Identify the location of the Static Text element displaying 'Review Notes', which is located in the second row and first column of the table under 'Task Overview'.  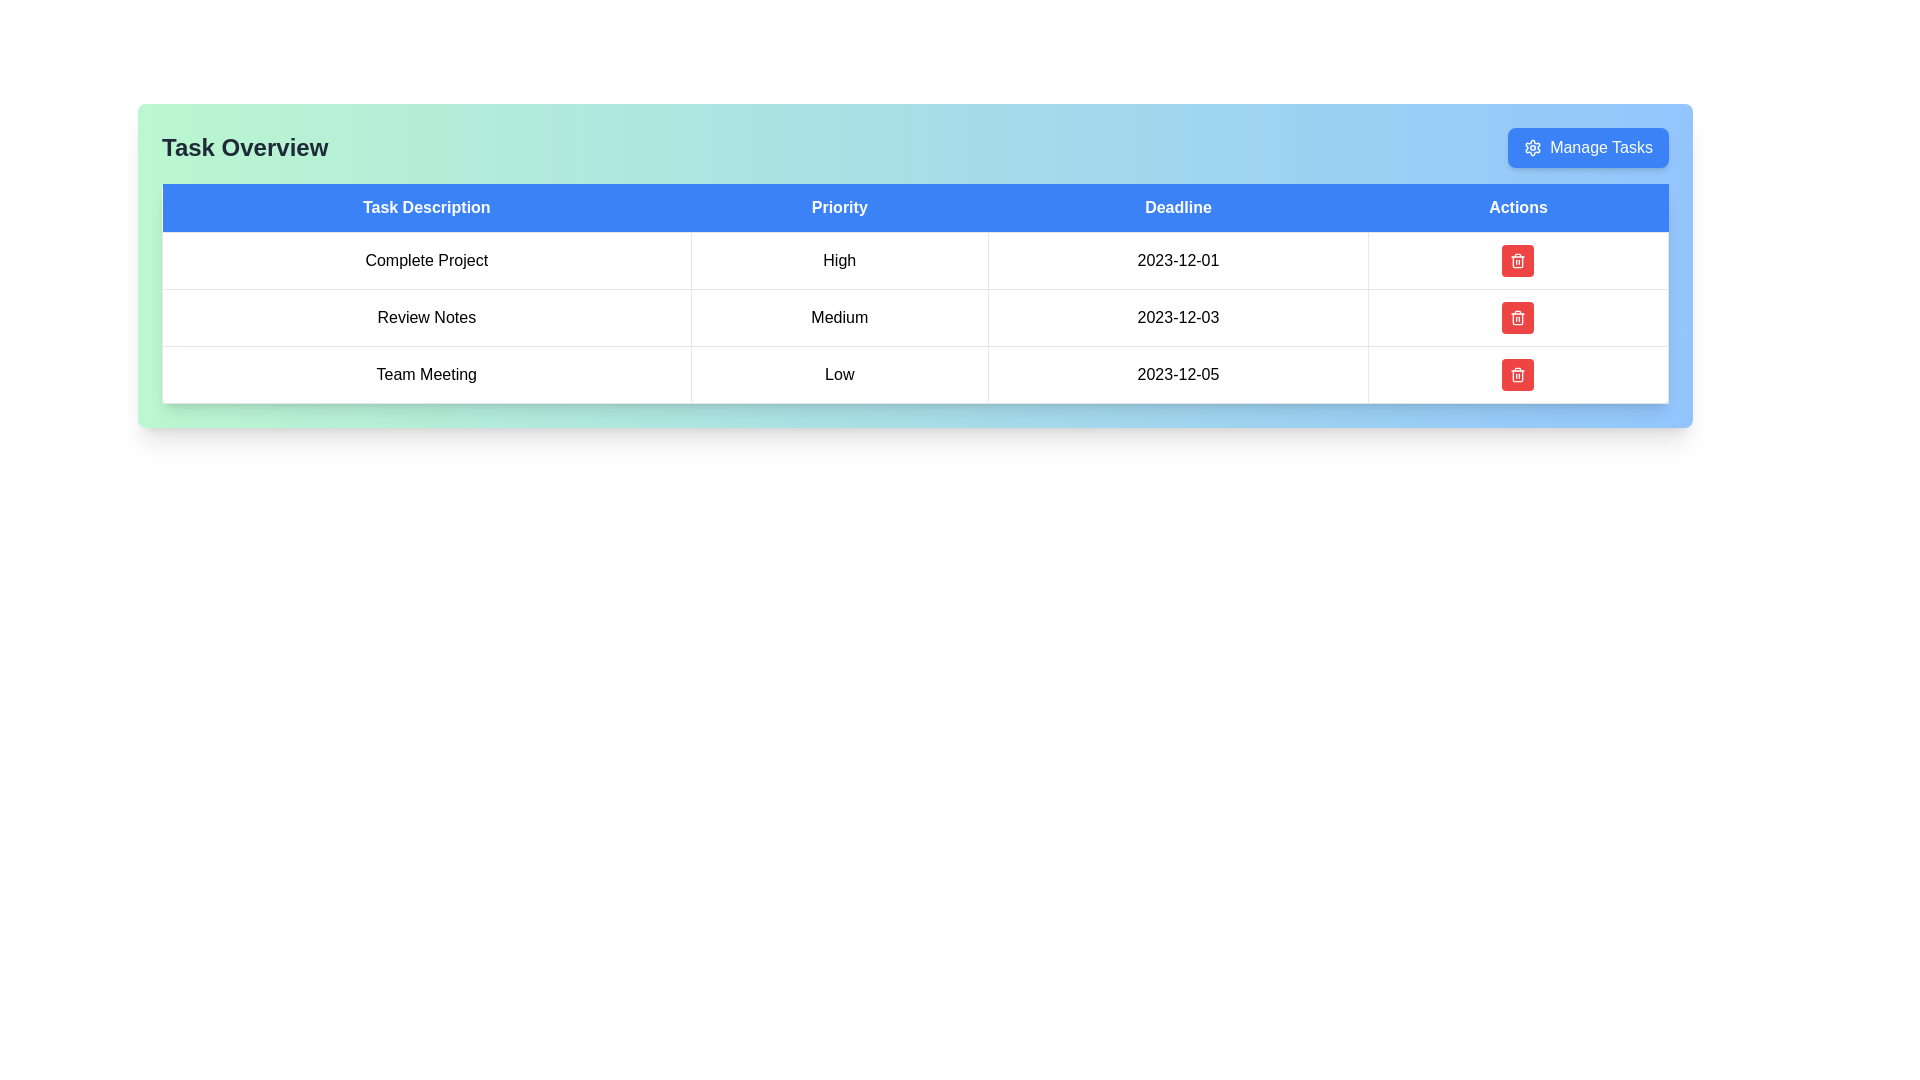
(425, 316).